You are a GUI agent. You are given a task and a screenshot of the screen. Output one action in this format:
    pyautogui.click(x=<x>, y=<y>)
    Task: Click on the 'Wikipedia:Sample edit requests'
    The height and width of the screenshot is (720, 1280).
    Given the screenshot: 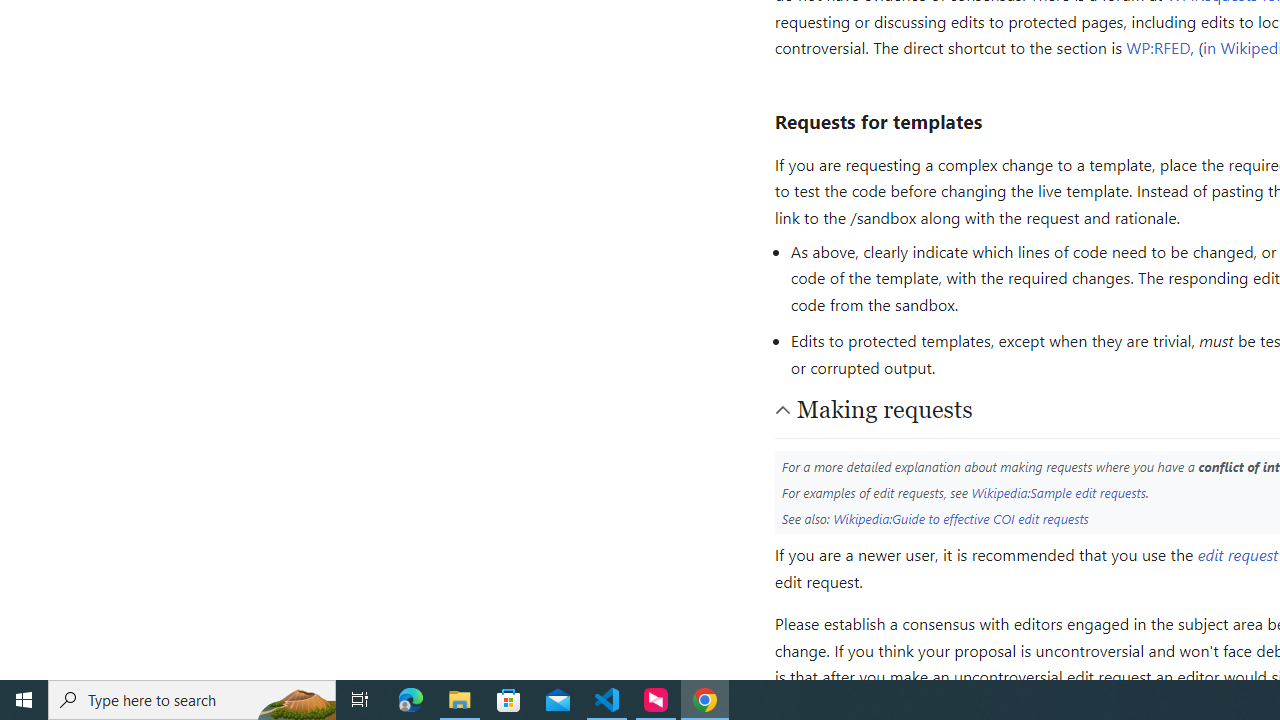 What is the action you would take?
    pyautogui.click(x=1057, y=492)
    